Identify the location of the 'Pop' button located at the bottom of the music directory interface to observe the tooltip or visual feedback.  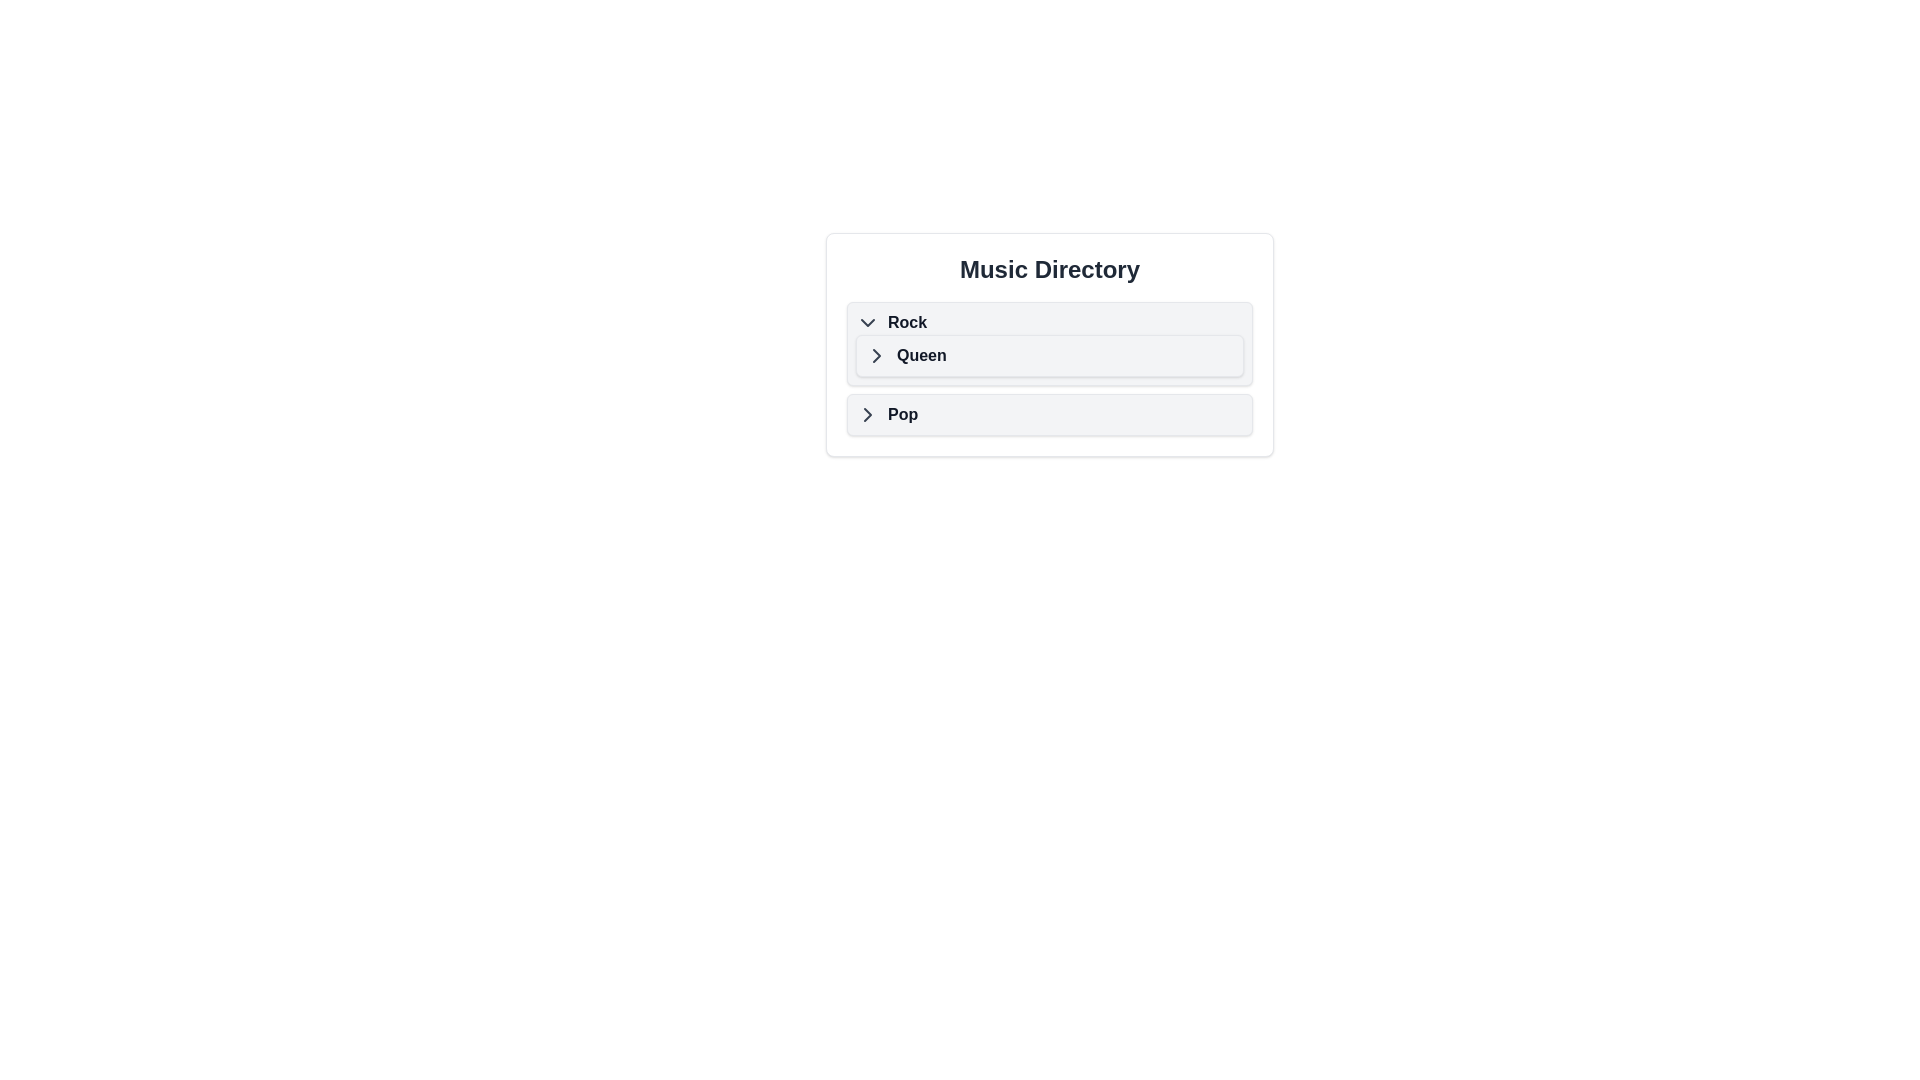
(1049, 414).